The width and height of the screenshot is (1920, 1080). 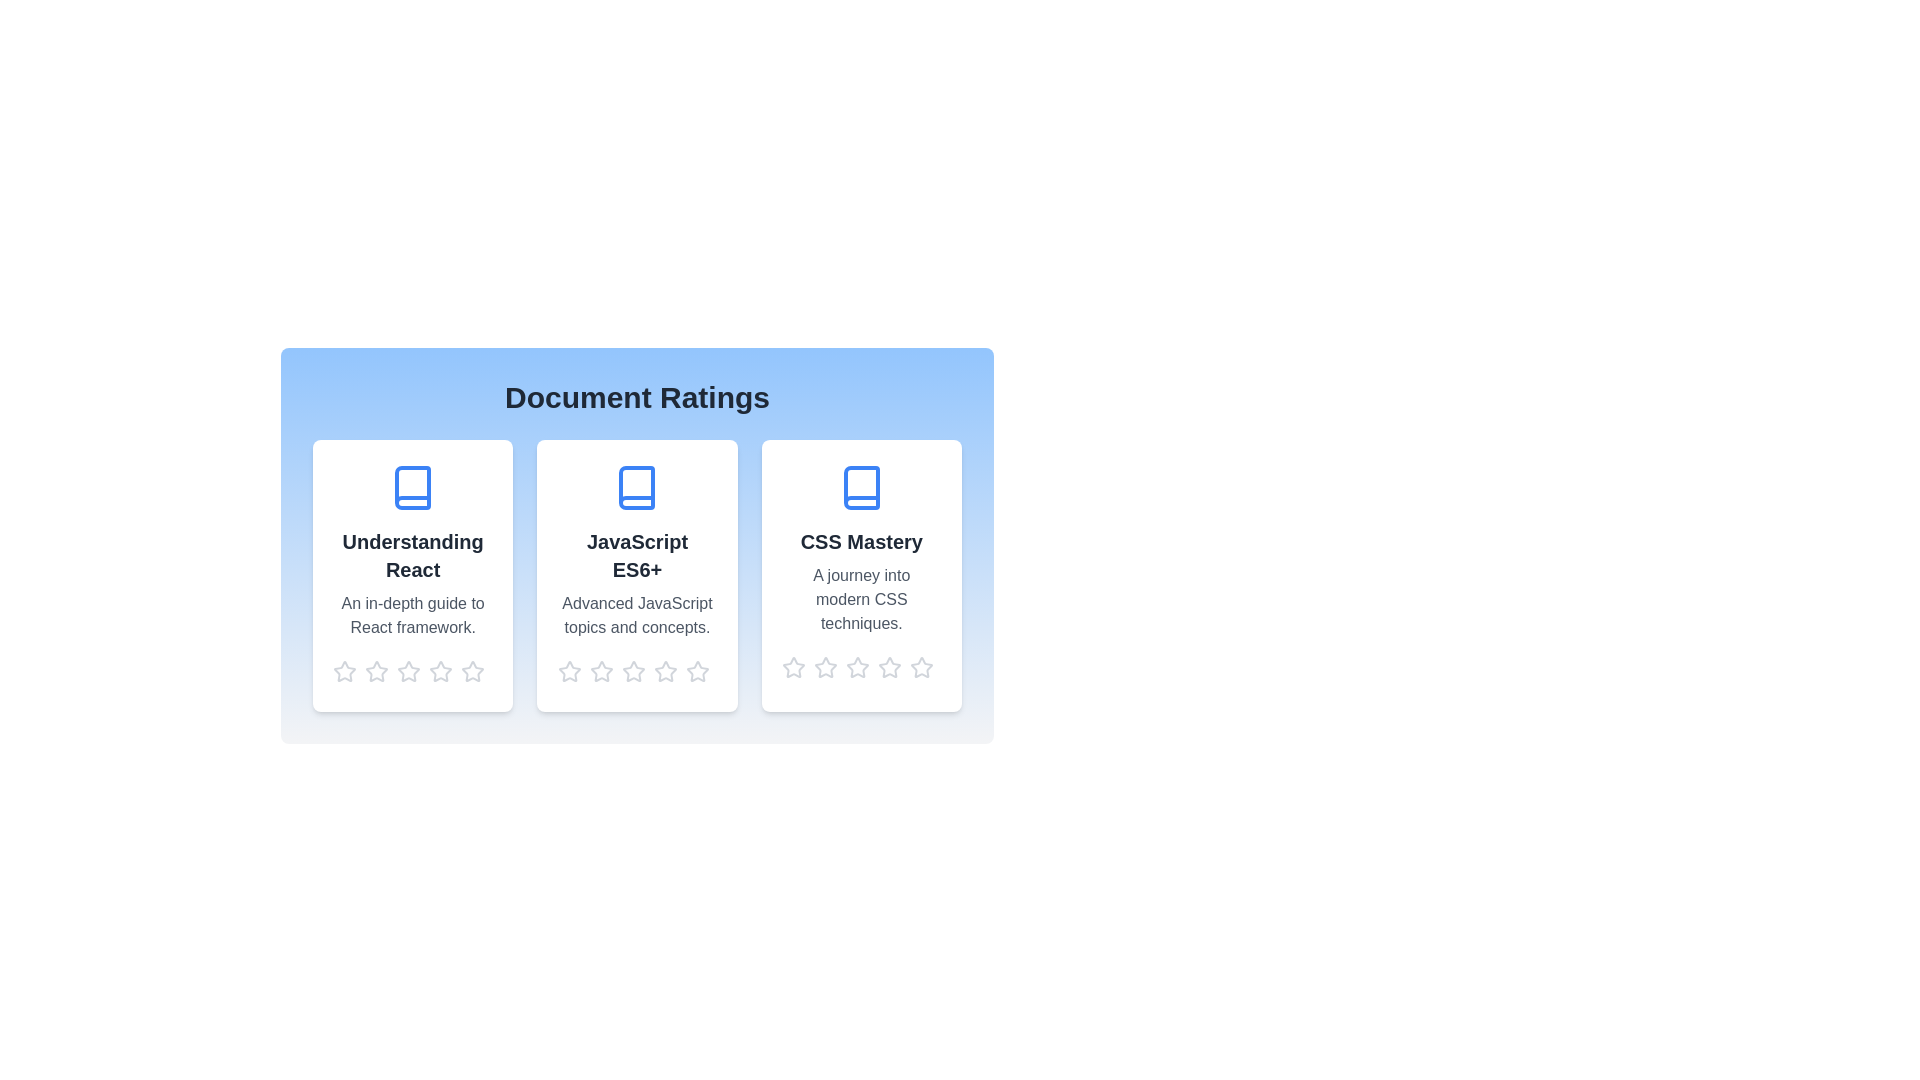 I want to click on the document icon for the document titled JavaScript ES6+, so click(x=636, y=488).